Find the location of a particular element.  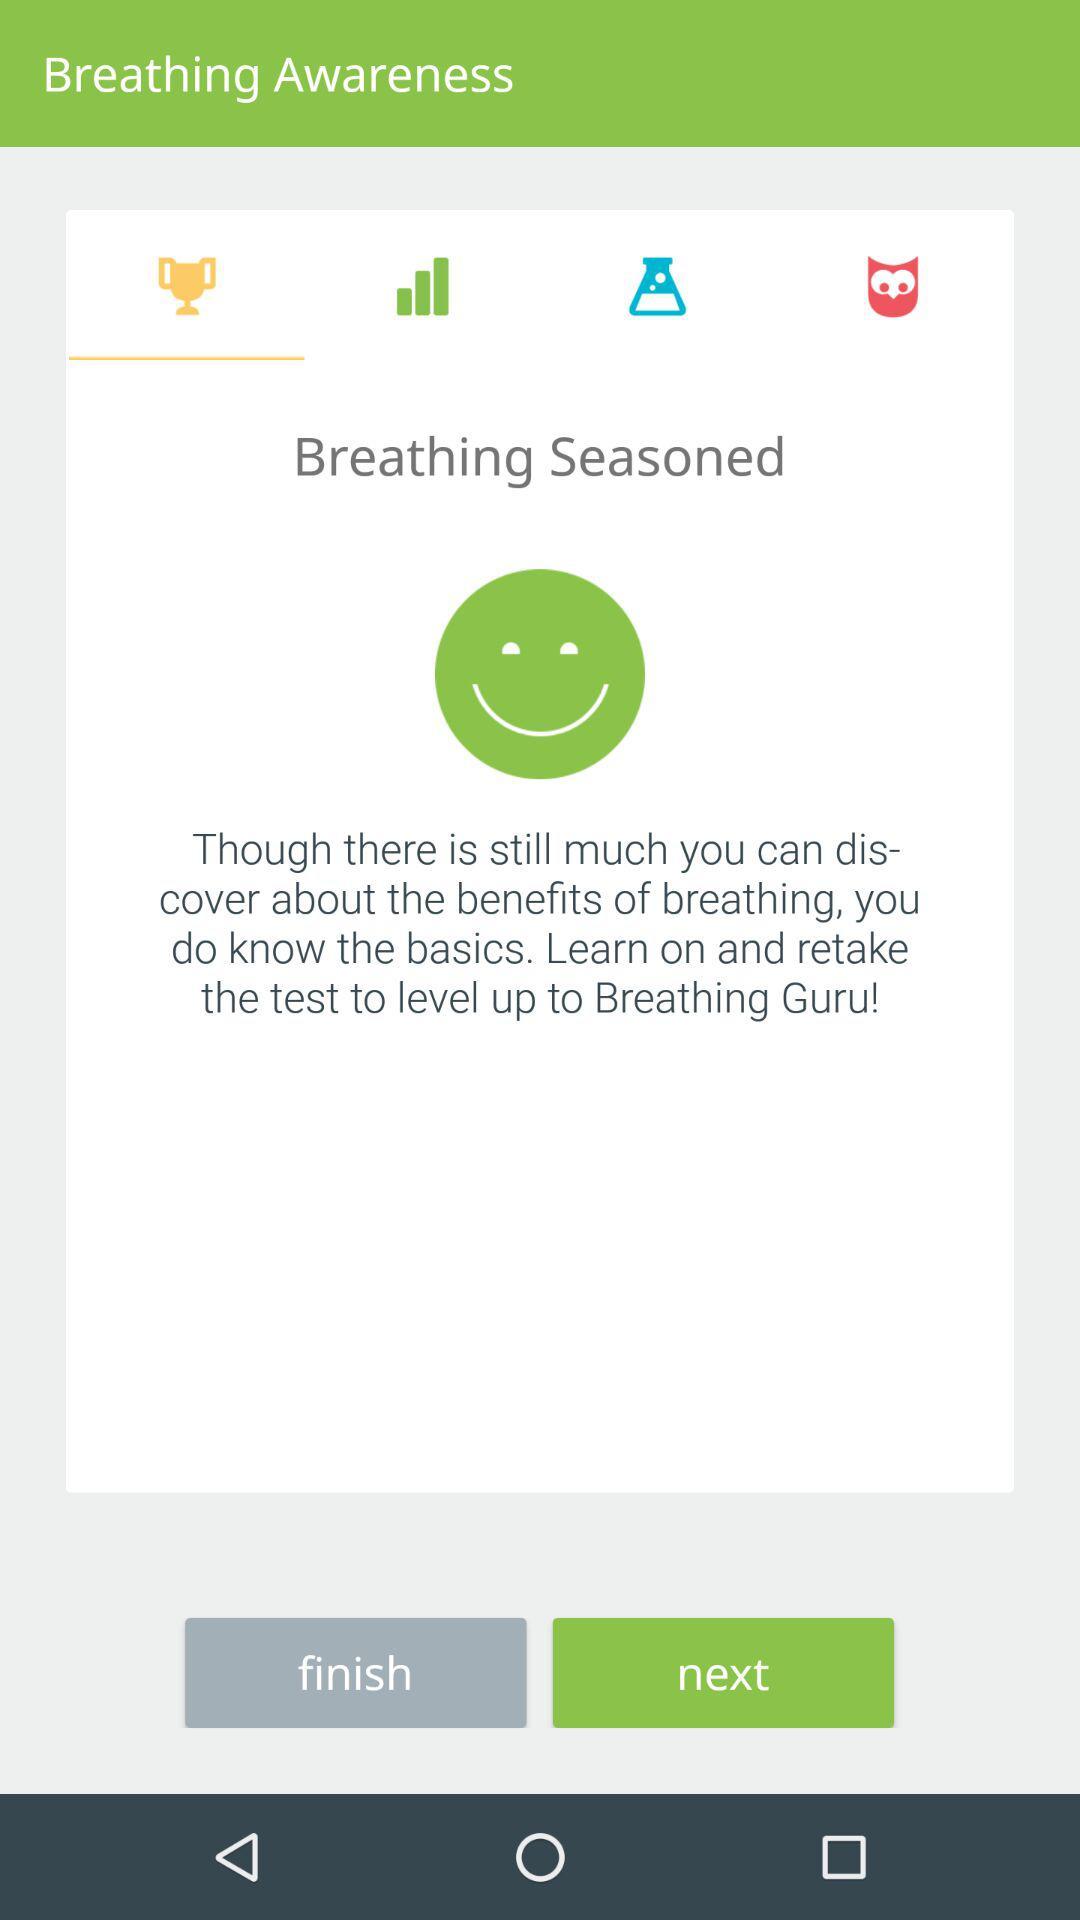

the button at the bottom right corner is located at coordinates (723, 1672).